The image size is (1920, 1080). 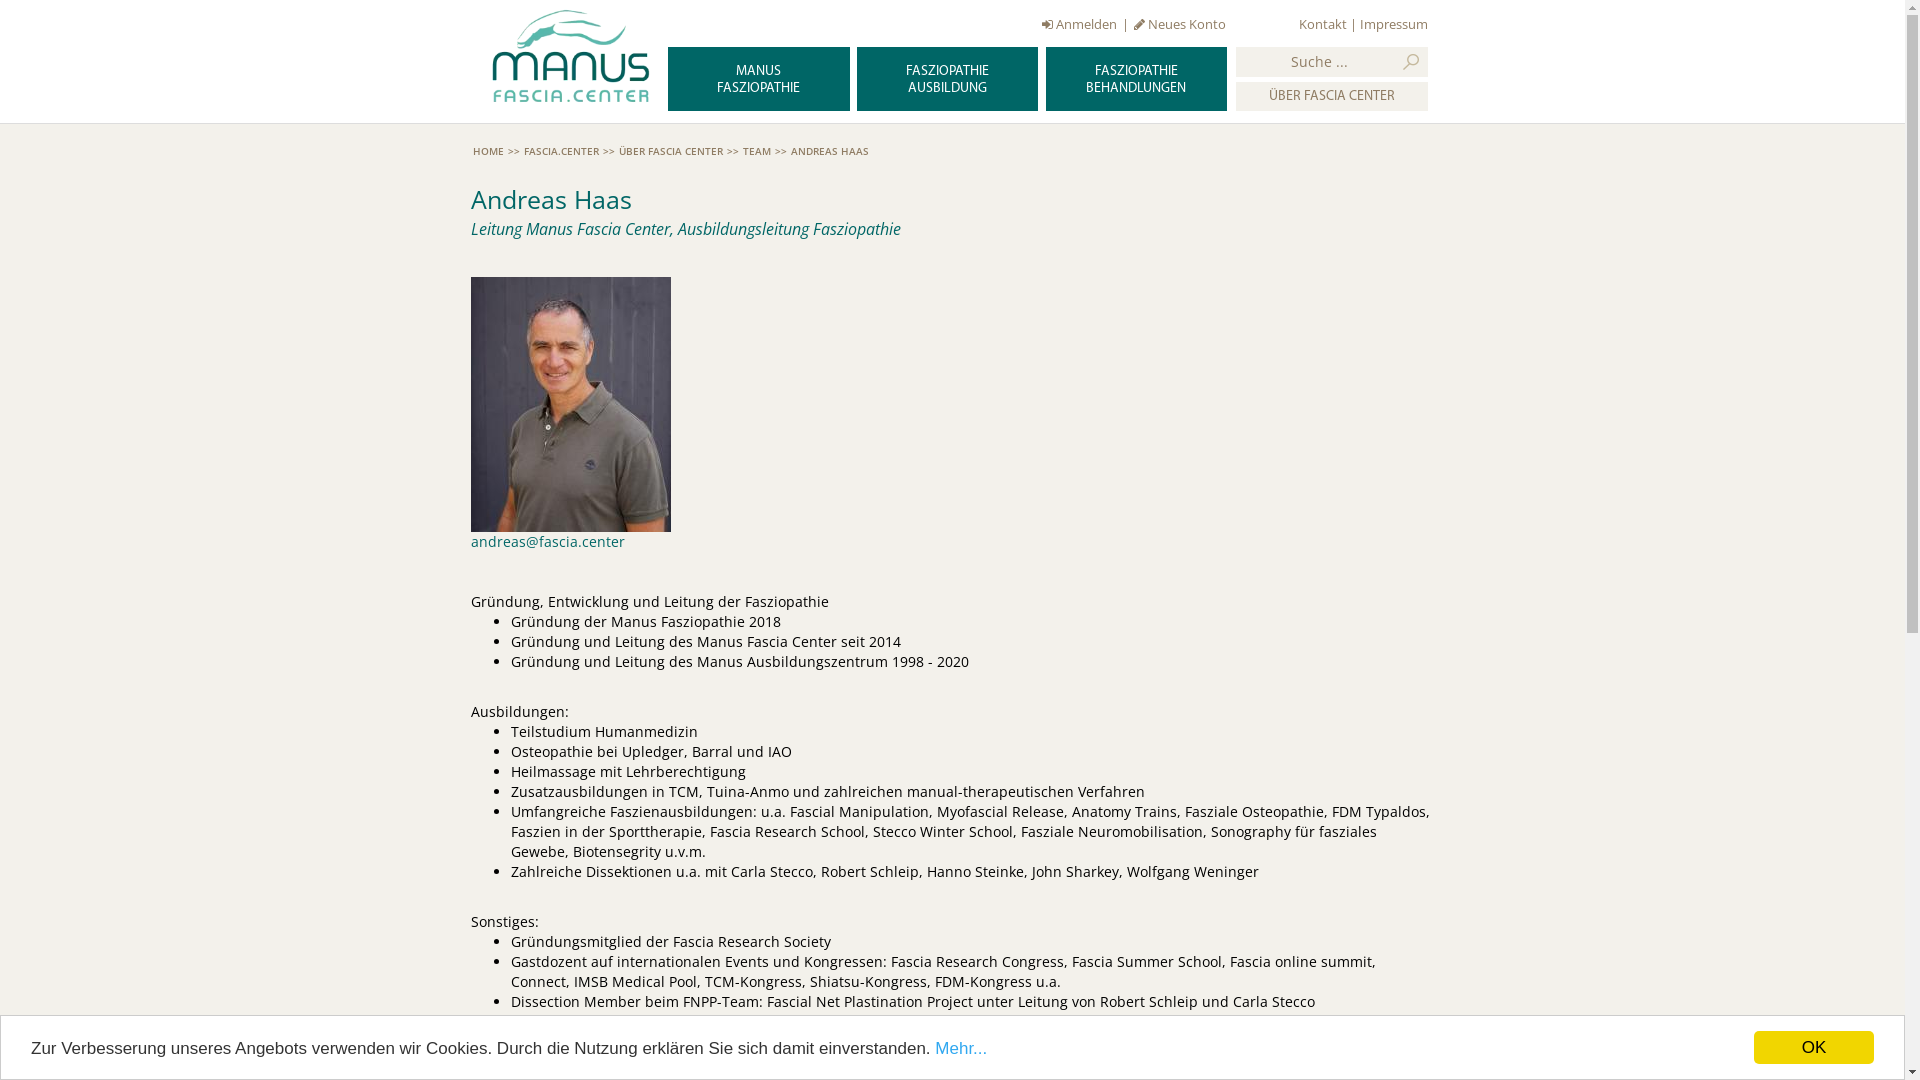 I want to click on 'HOME', so click(x=487, y=149).